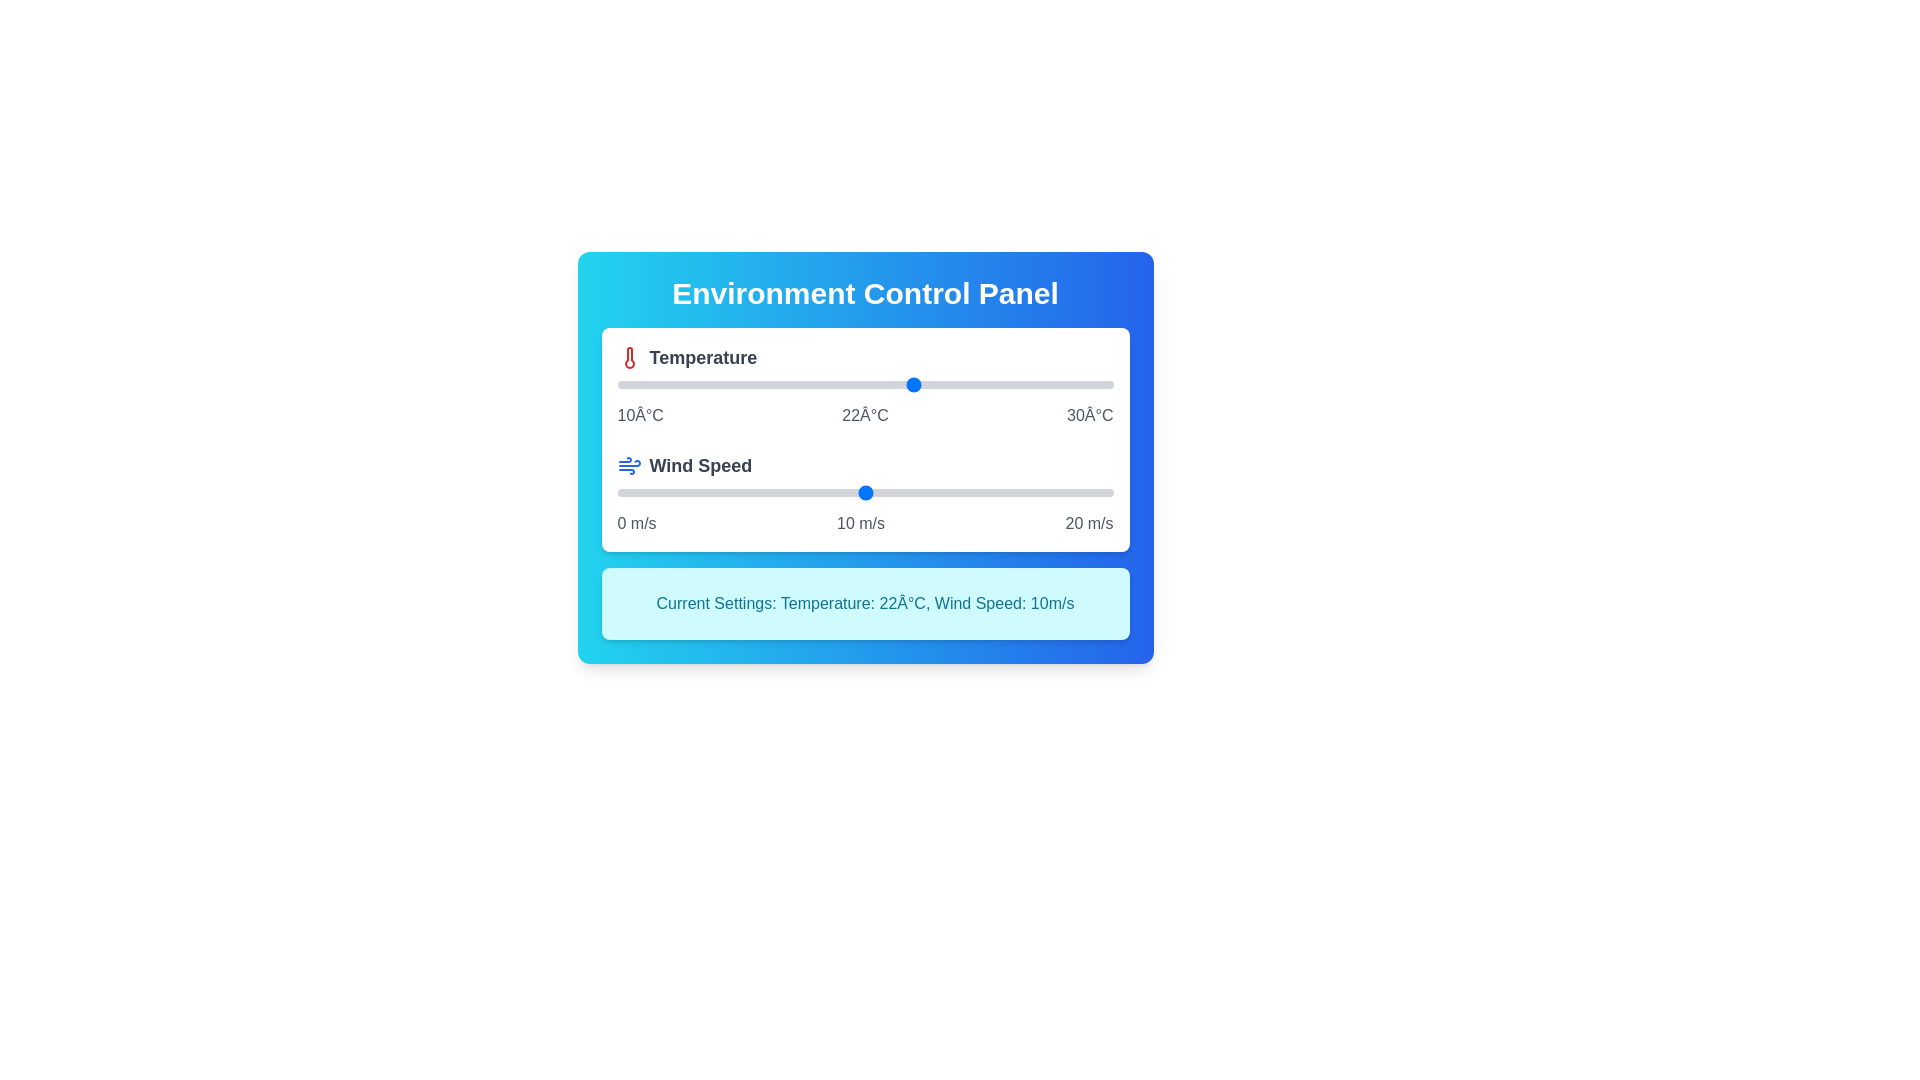  Describe the element at coordinates (642, 385) in the screenshot. I see `the temperature slider to 11°C` at that location.